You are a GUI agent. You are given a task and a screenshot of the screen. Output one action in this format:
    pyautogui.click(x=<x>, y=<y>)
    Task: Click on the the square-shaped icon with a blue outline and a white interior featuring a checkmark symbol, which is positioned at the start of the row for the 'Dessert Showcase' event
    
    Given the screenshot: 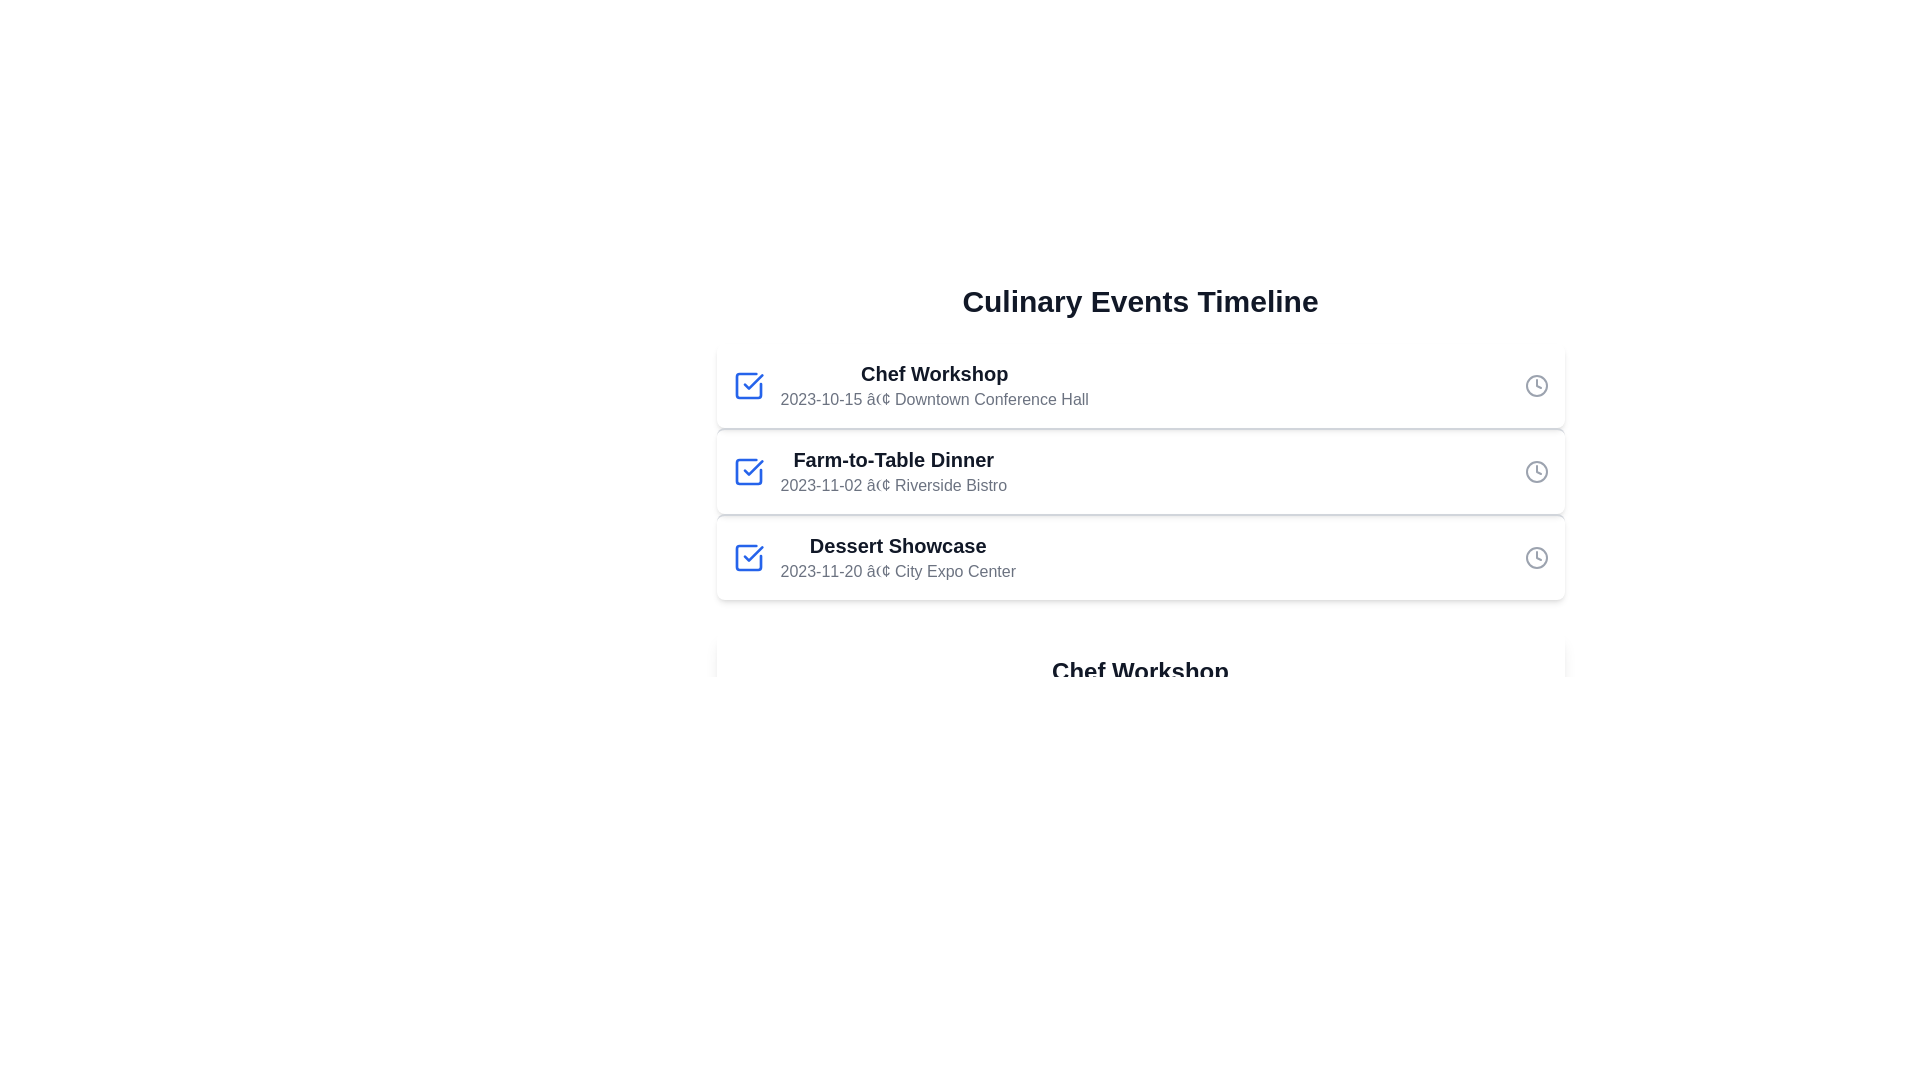 What is the action you would take?
    pyautogui.click(x=747, y=558)
    